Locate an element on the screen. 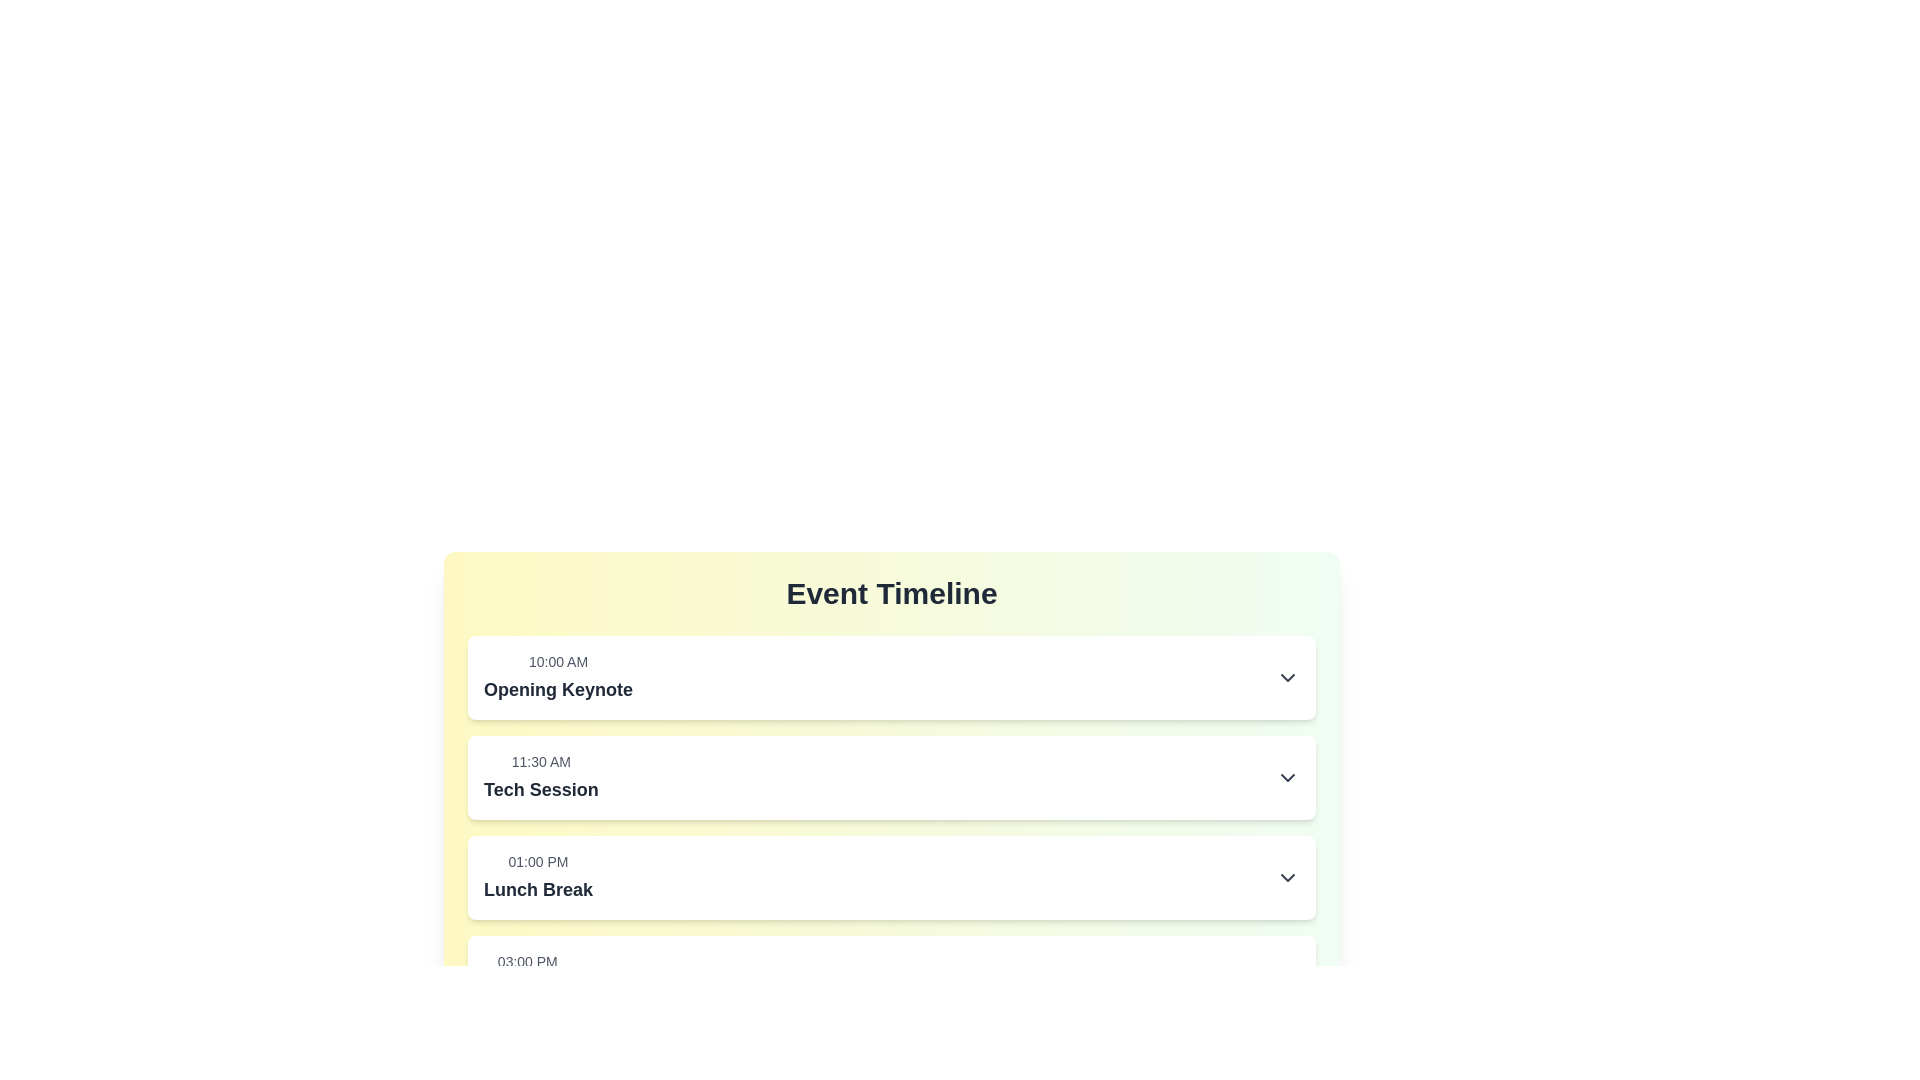  session time and title from the second card in the event timeline, which features an interactive dropdown chevron for additional options is located at coordinates (891, 777).